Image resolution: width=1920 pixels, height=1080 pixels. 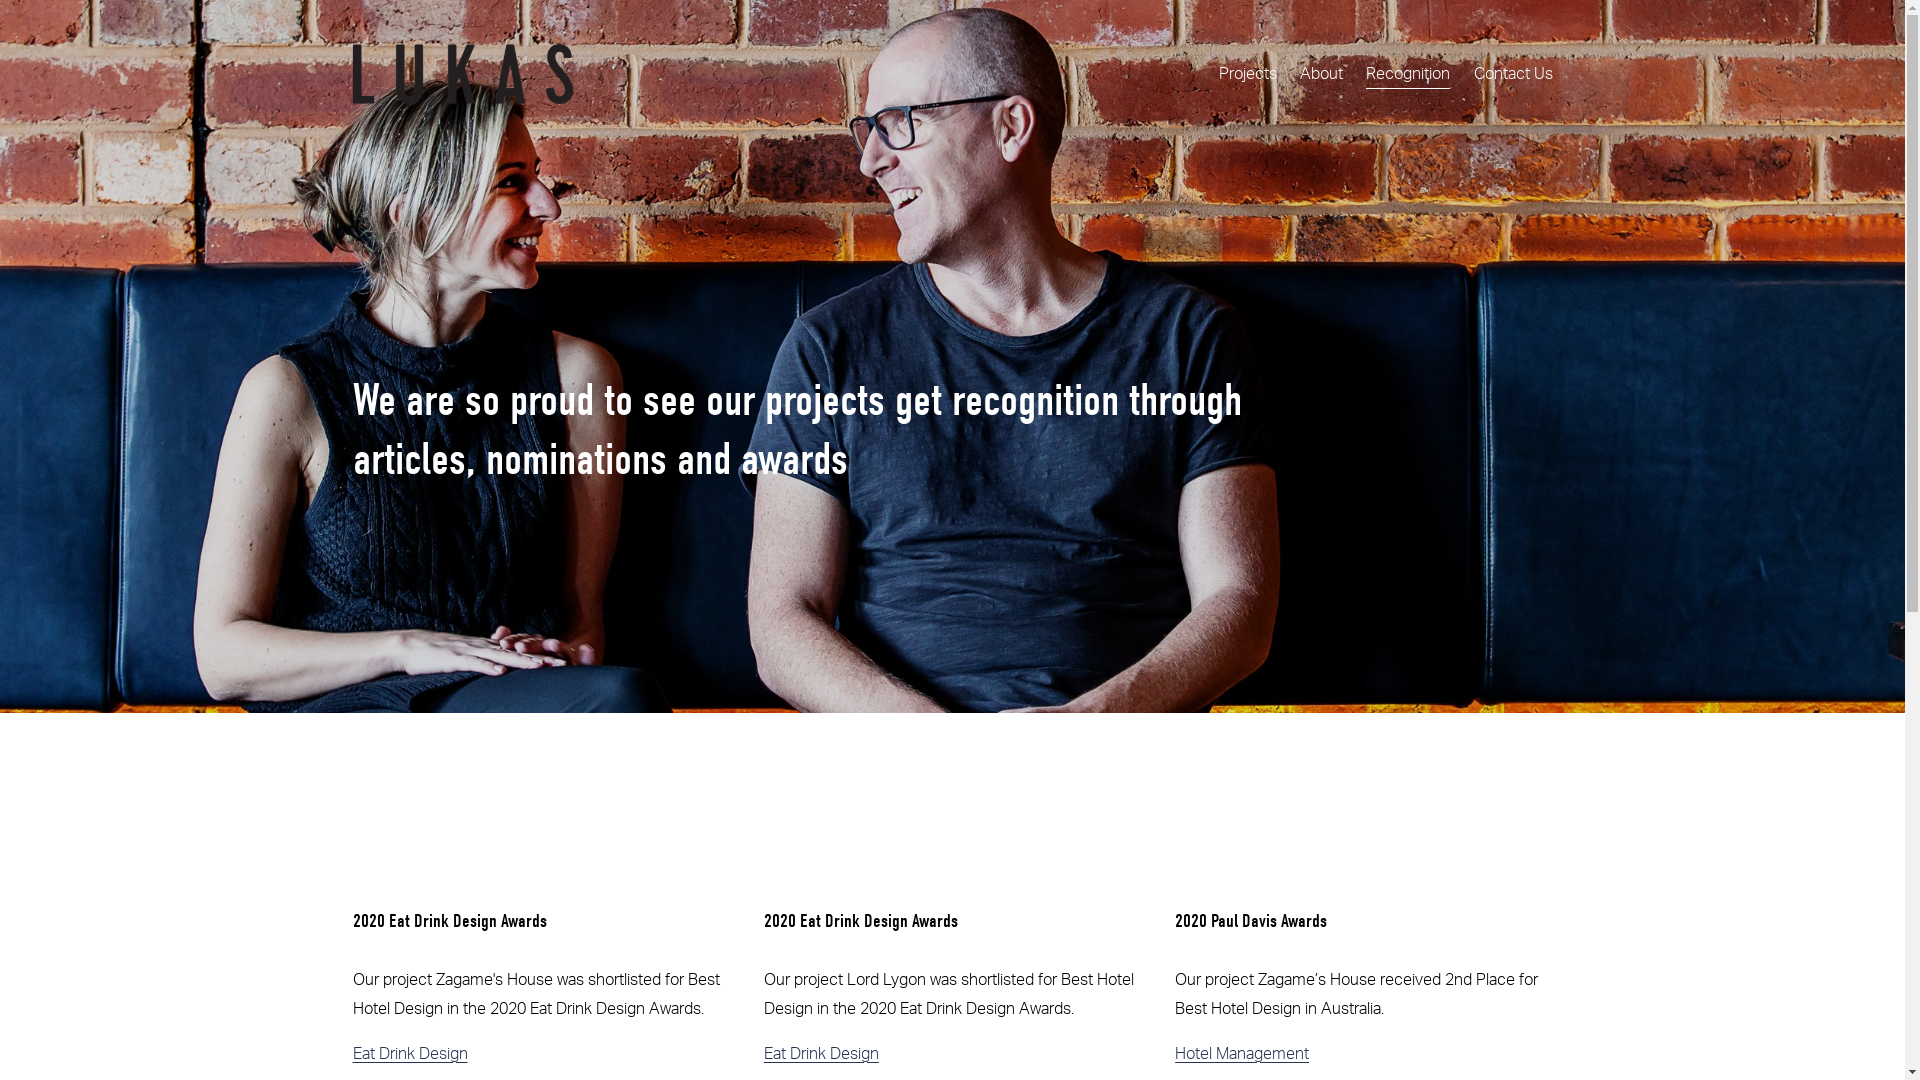 What do you see at coordinates (1321, 72) in the screenshot?
I see `'About'` at bounding box center [1321, 72].